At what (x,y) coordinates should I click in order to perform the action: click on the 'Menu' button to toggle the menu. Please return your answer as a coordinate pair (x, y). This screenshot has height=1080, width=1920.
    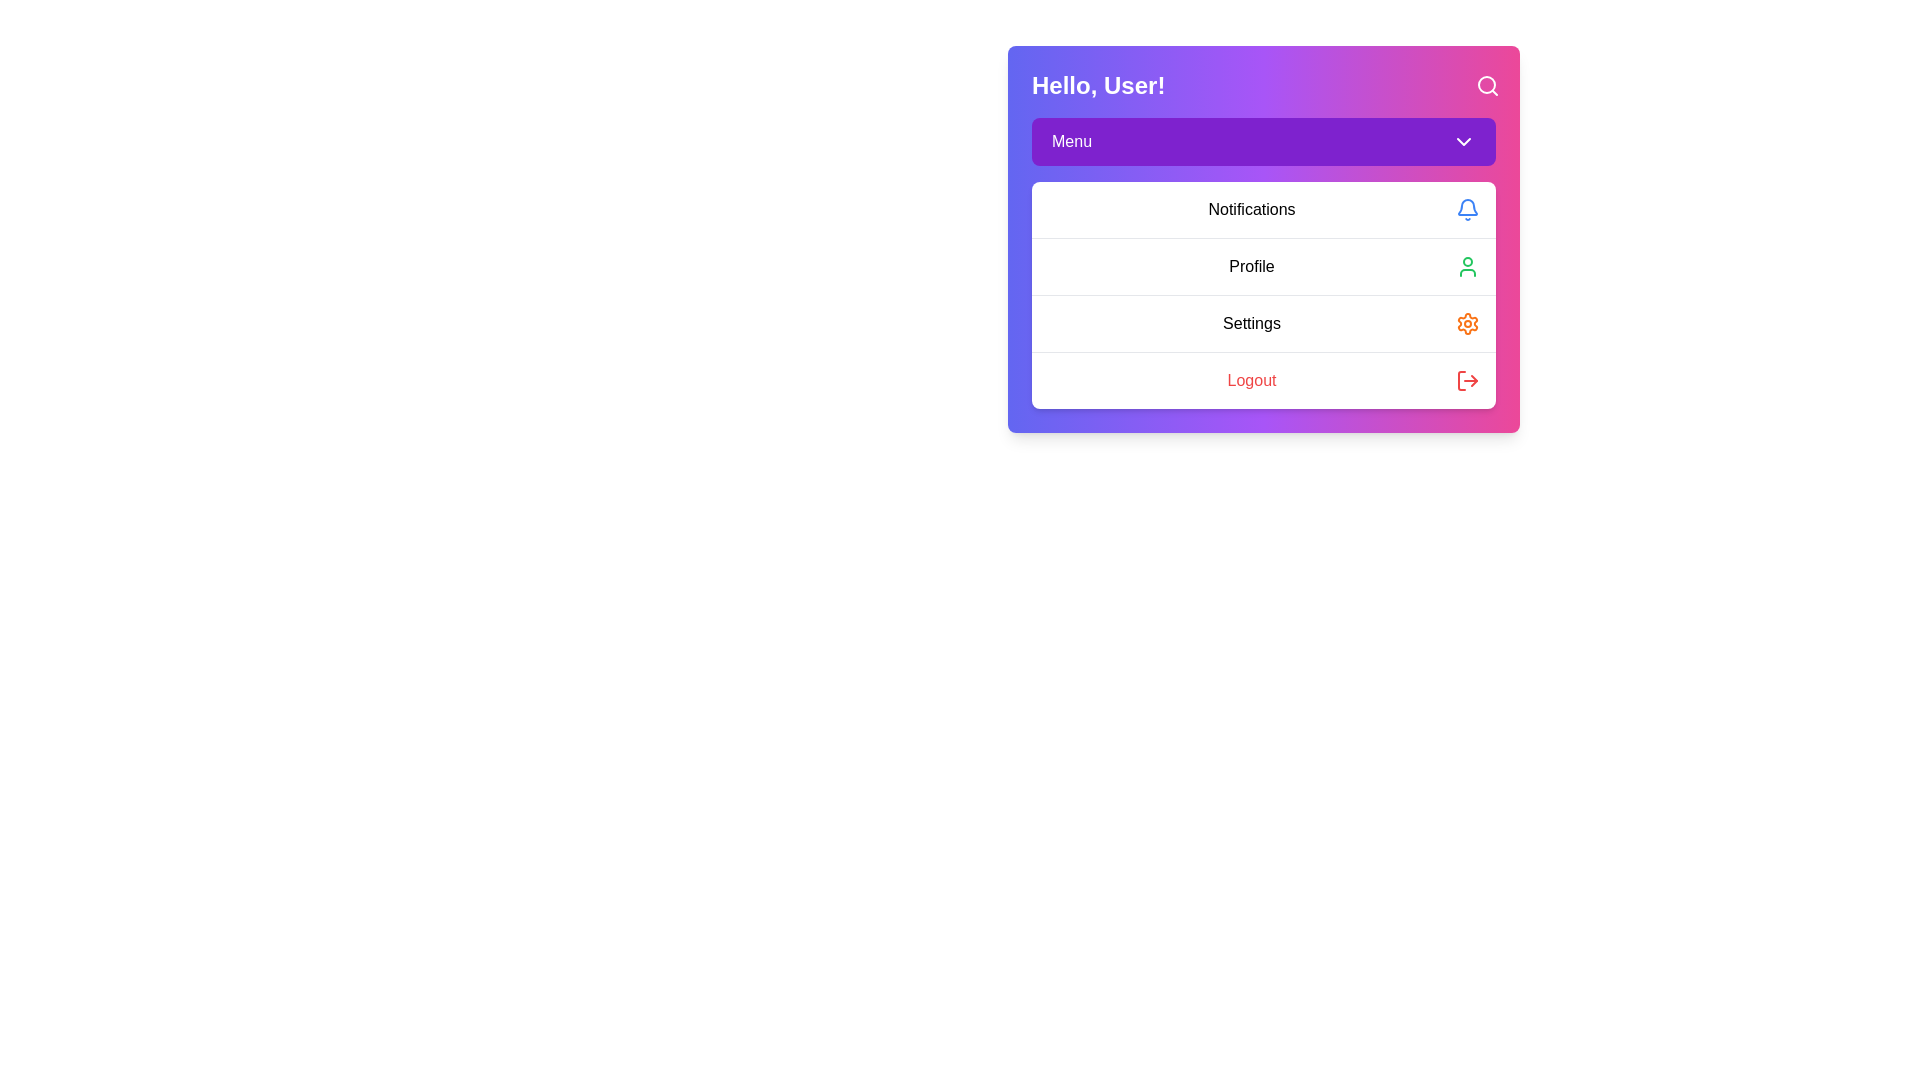
    Looking at the image, I should click on (1262, 141).